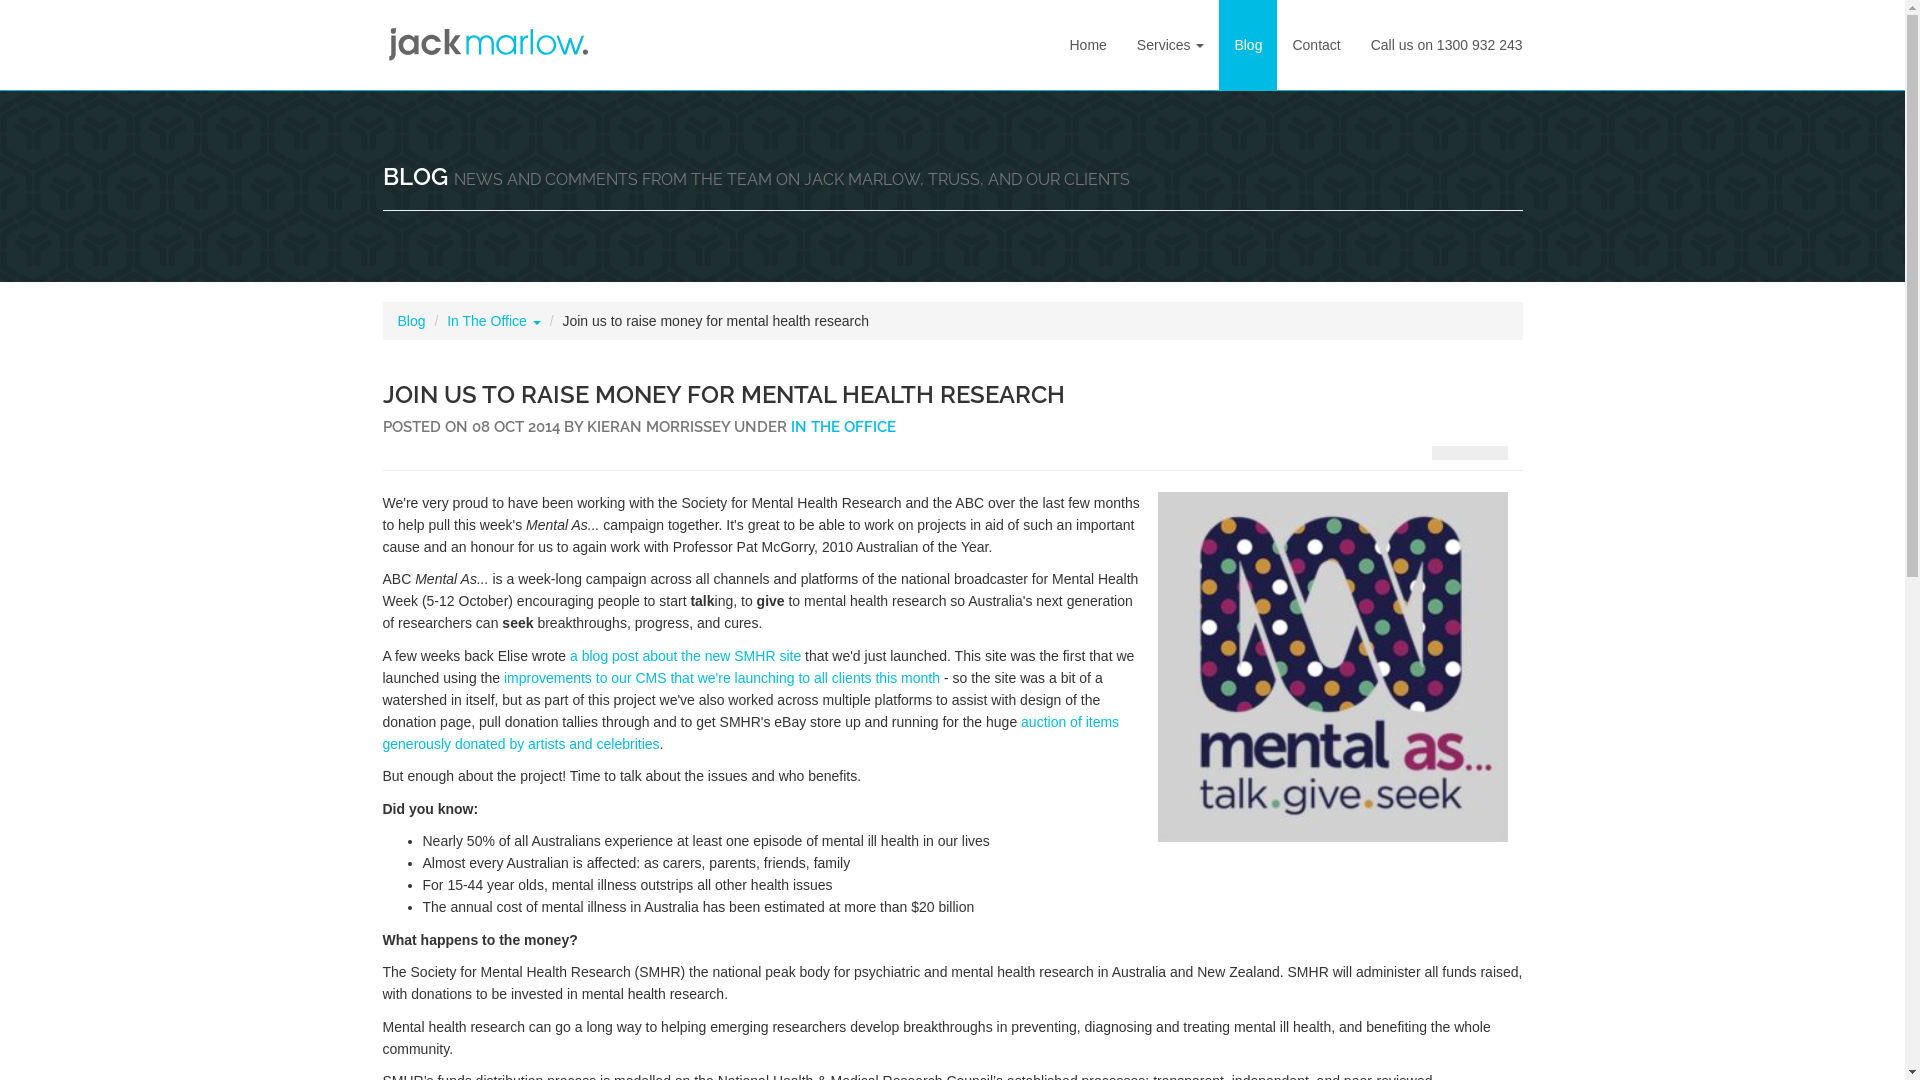  What do you see at coordinates (1086, 45) in the screenshot?
I see `'Home'` at bounding box center [1086, 45].